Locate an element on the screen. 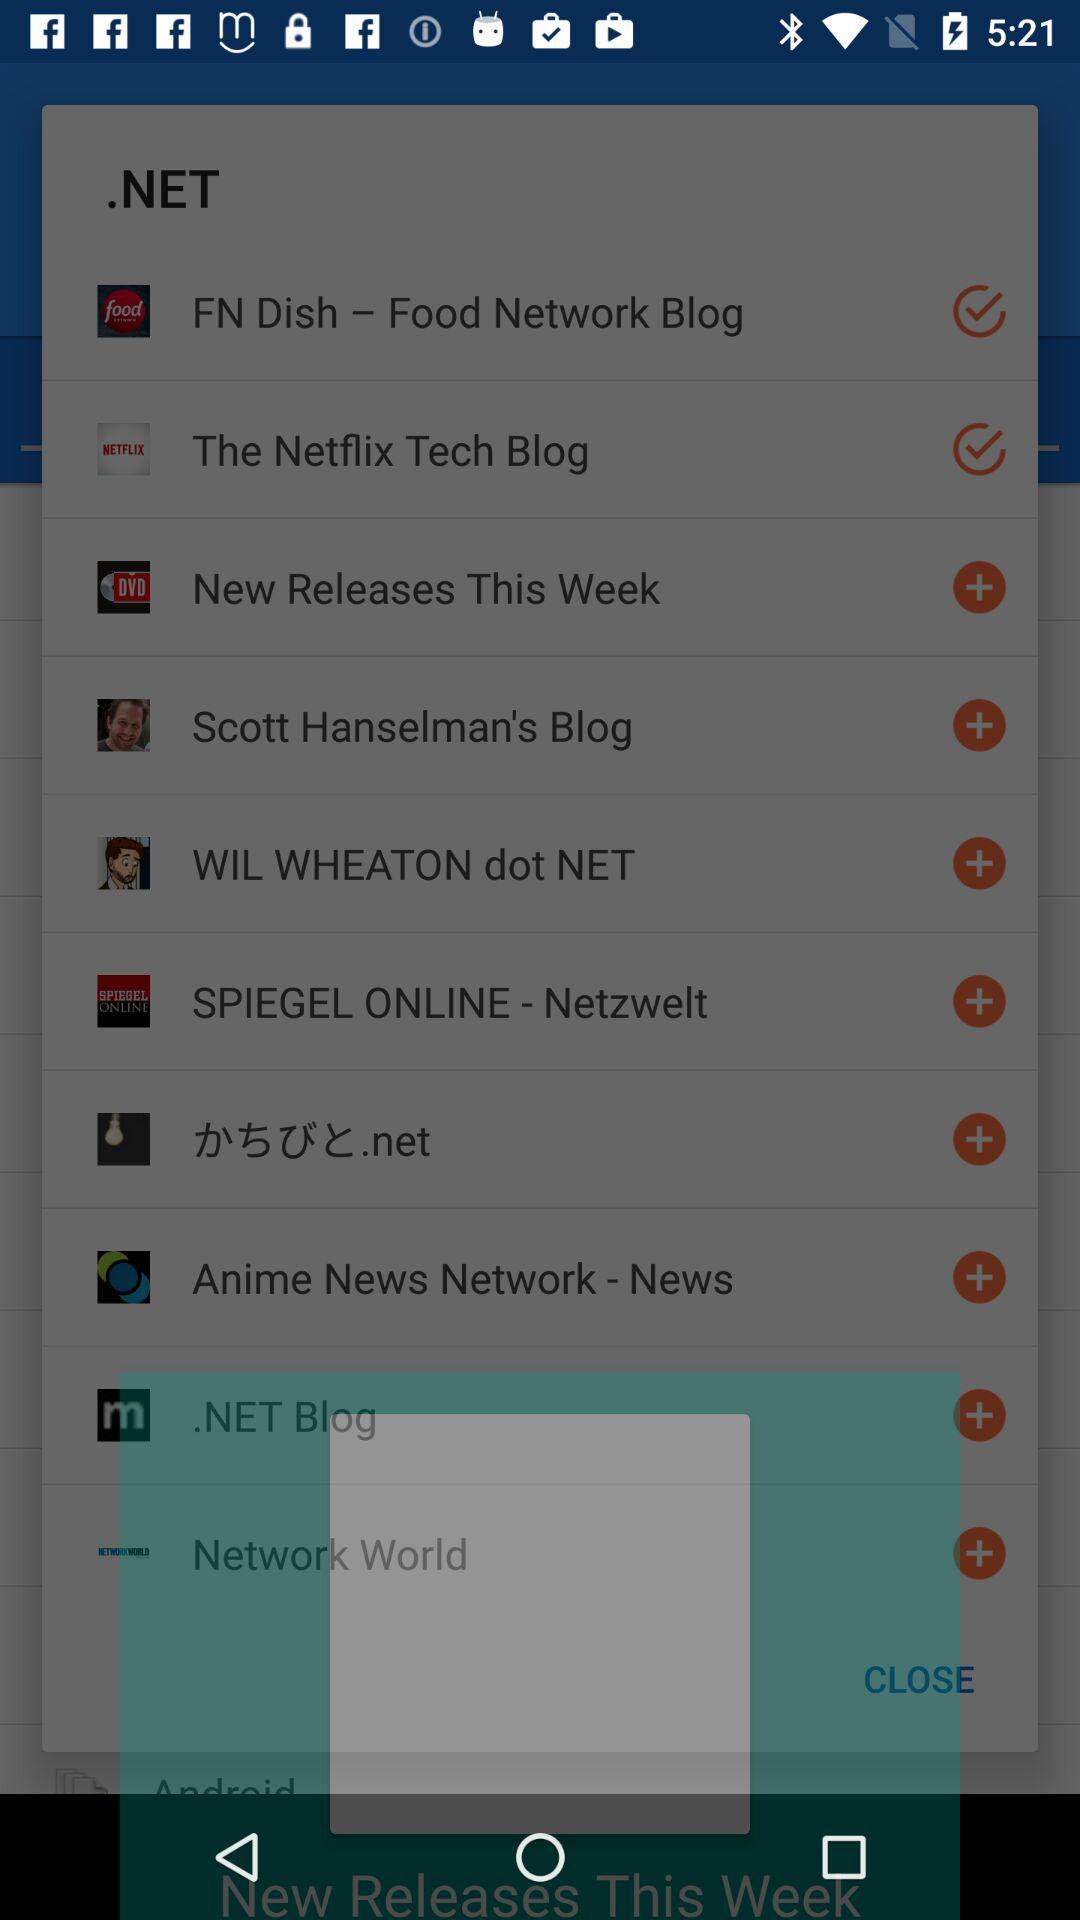  select option is located at coordinates (978, 448).